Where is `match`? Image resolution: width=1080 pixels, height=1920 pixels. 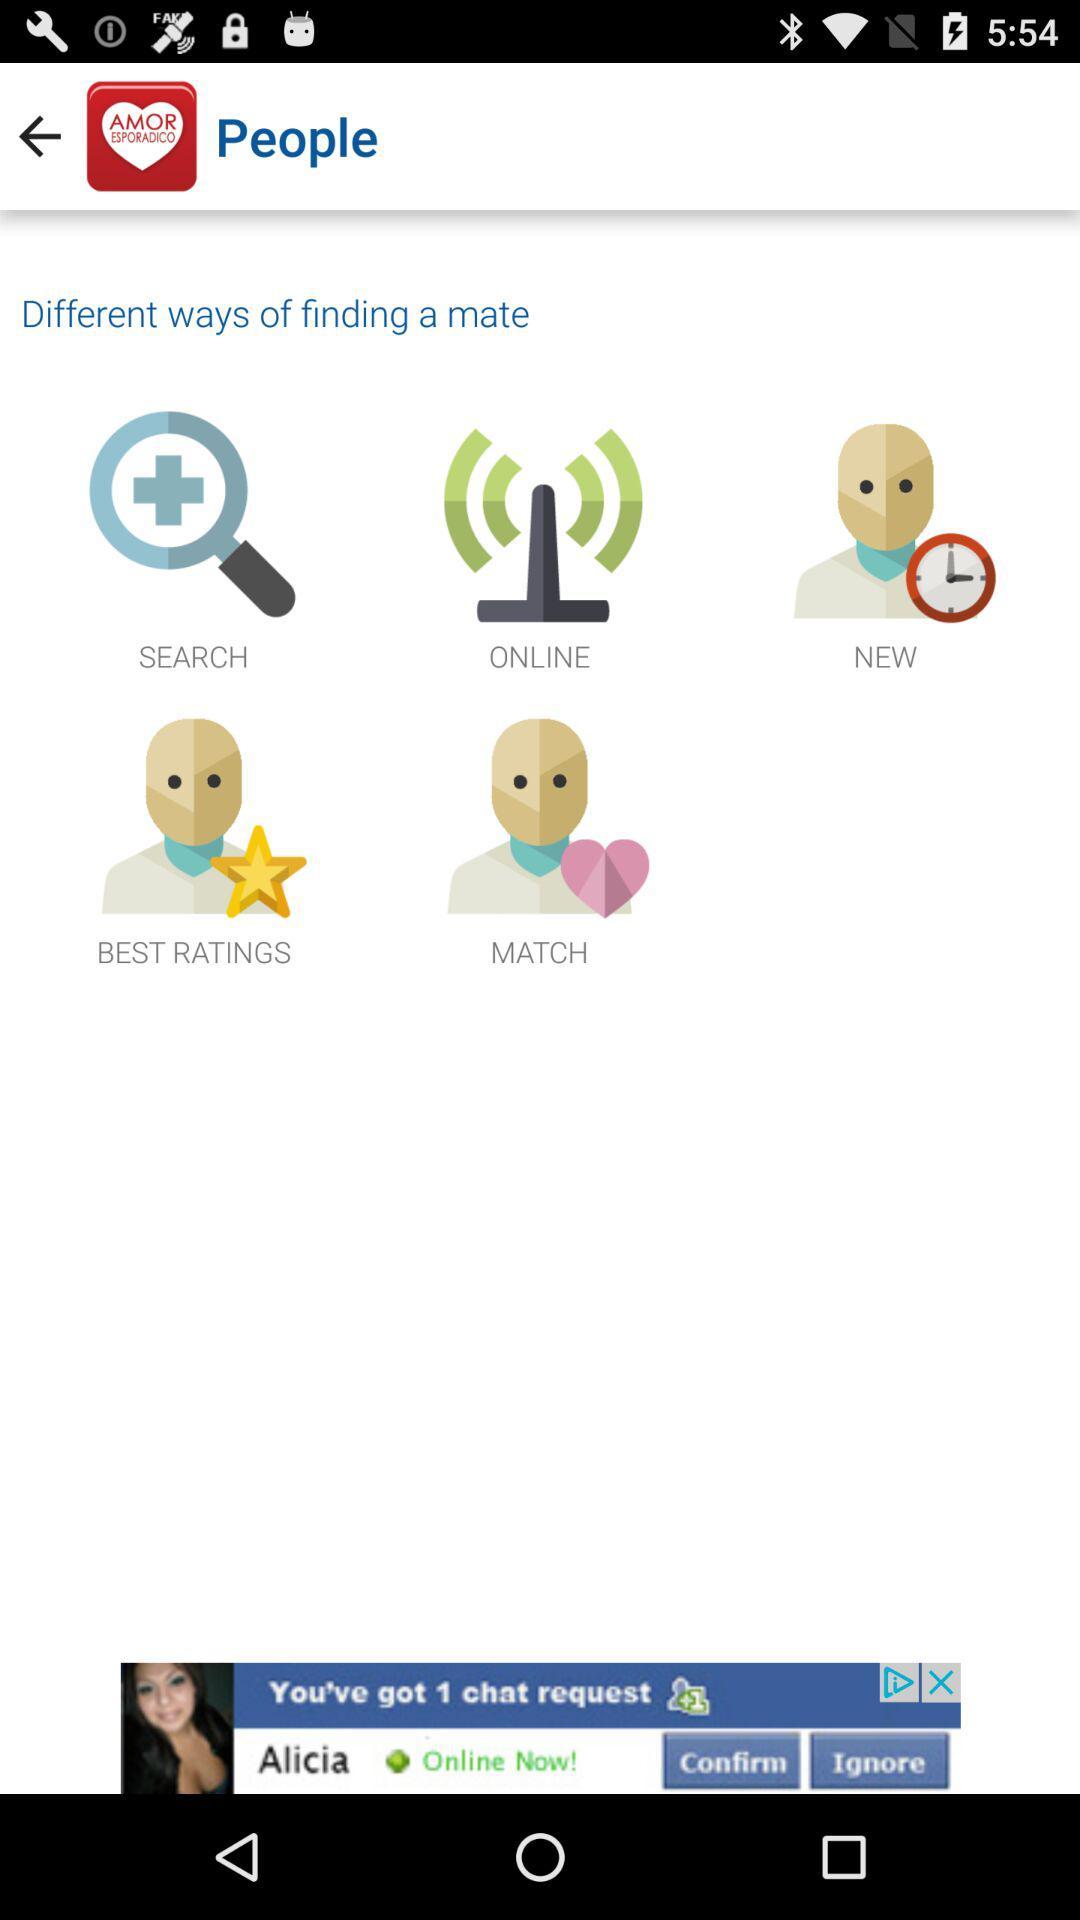
match is located at coordinates (538, 836).